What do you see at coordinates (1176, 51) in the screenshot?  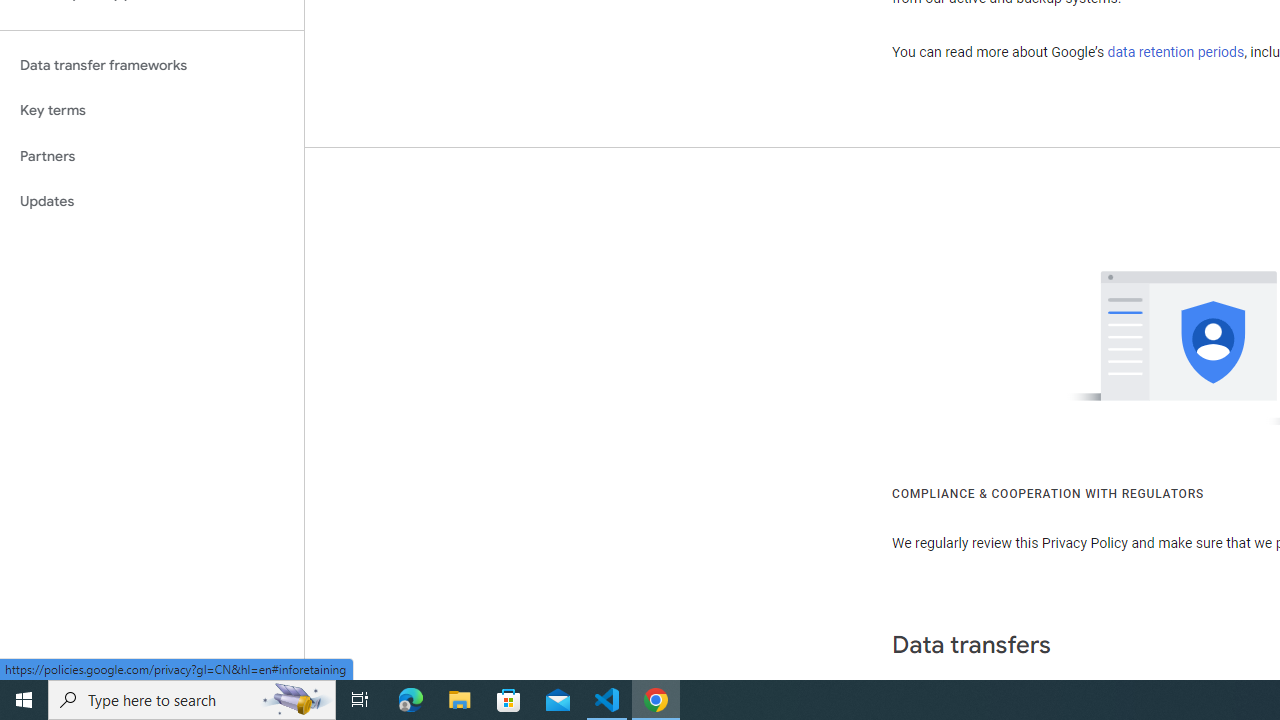 I see `'data retention periods'` at bounding box center [1176, 51].